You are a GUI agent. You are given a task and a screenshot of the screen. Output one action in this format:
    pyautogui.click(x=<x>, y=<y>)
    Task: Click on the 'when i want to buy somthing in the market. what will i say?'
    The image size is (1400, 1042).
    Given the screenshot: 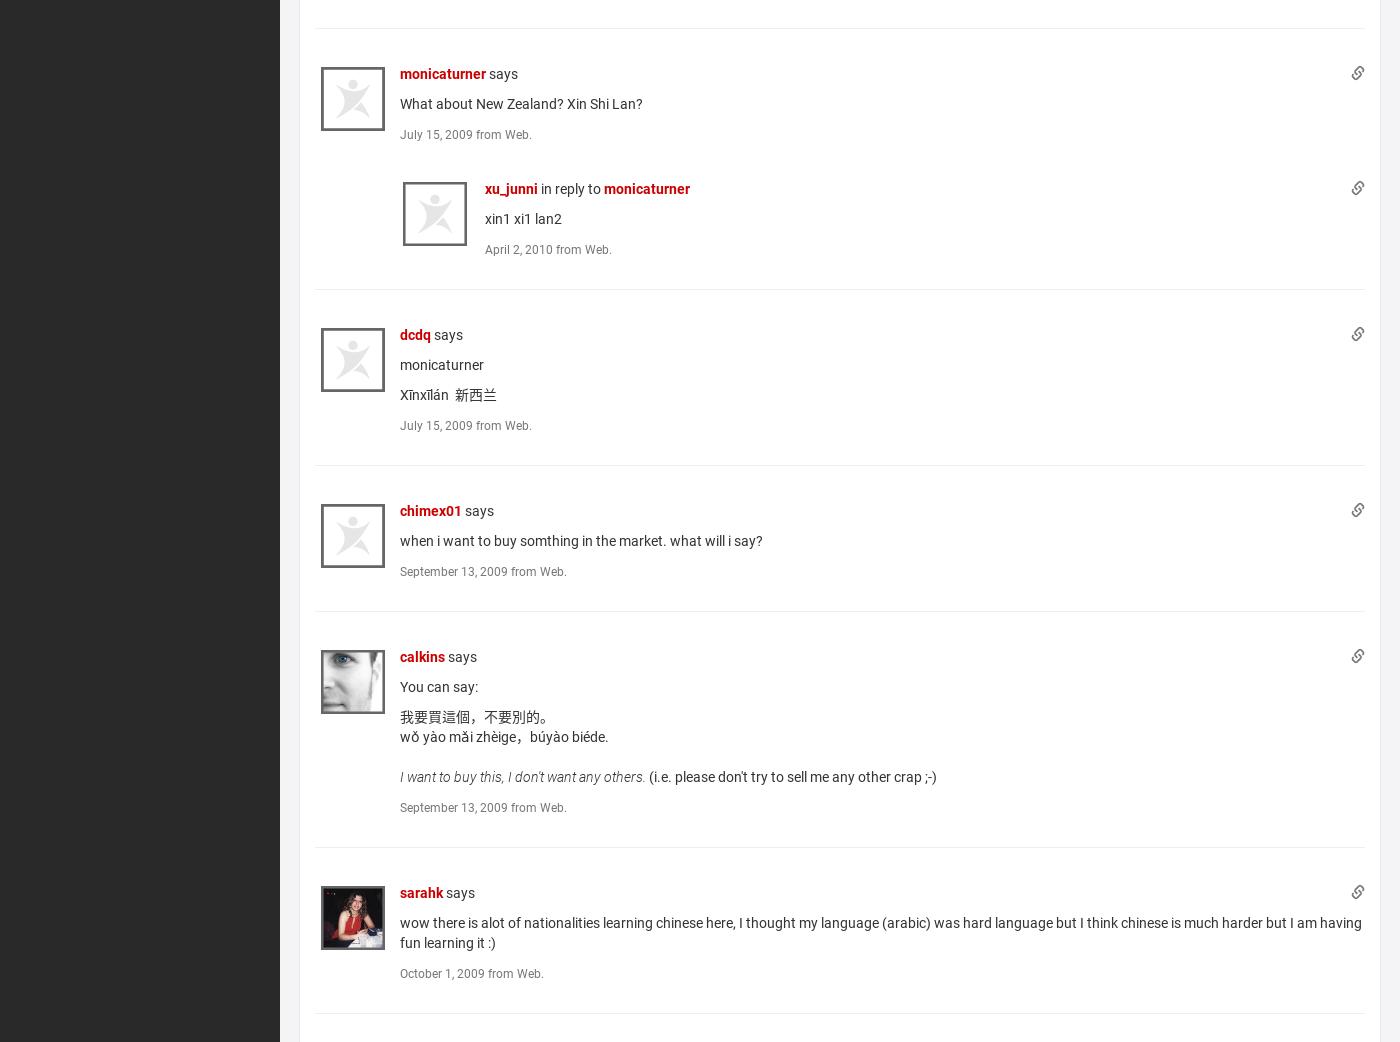 What is the action you would take?
    pyautogui.click(x=581, y=538)
    